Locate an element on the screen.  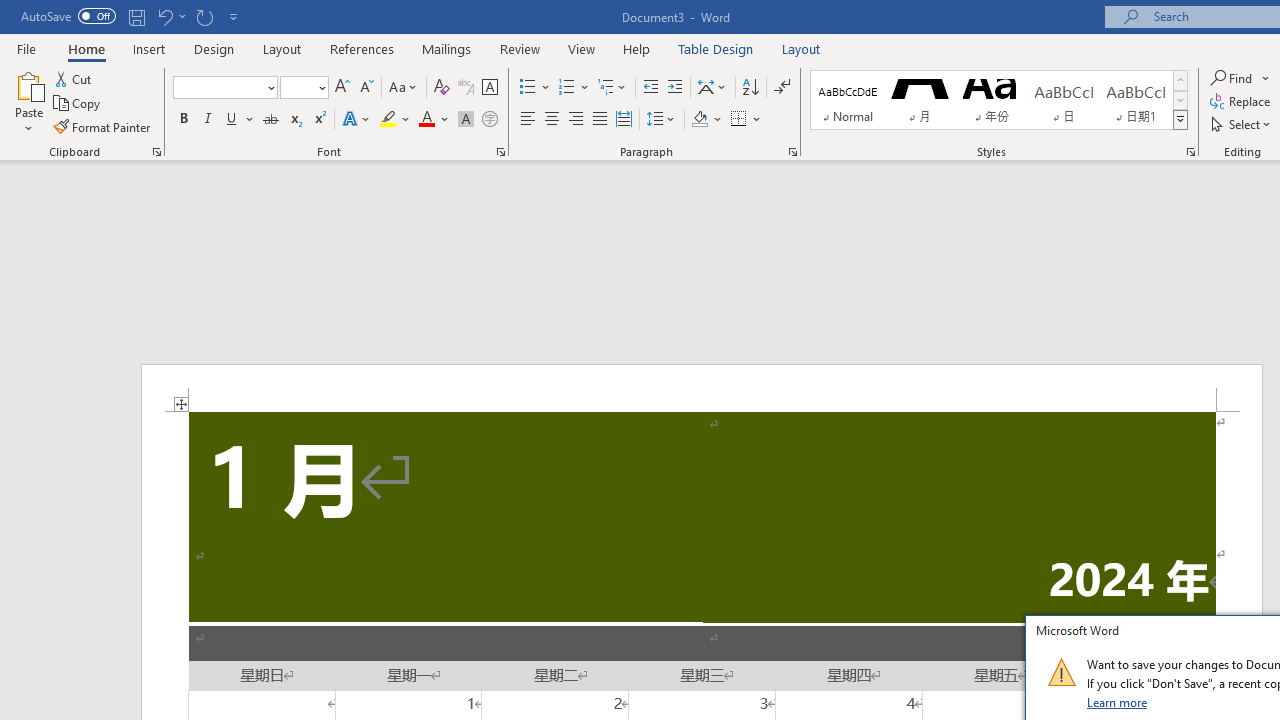
'Center' is located at coordinates (552, 119).